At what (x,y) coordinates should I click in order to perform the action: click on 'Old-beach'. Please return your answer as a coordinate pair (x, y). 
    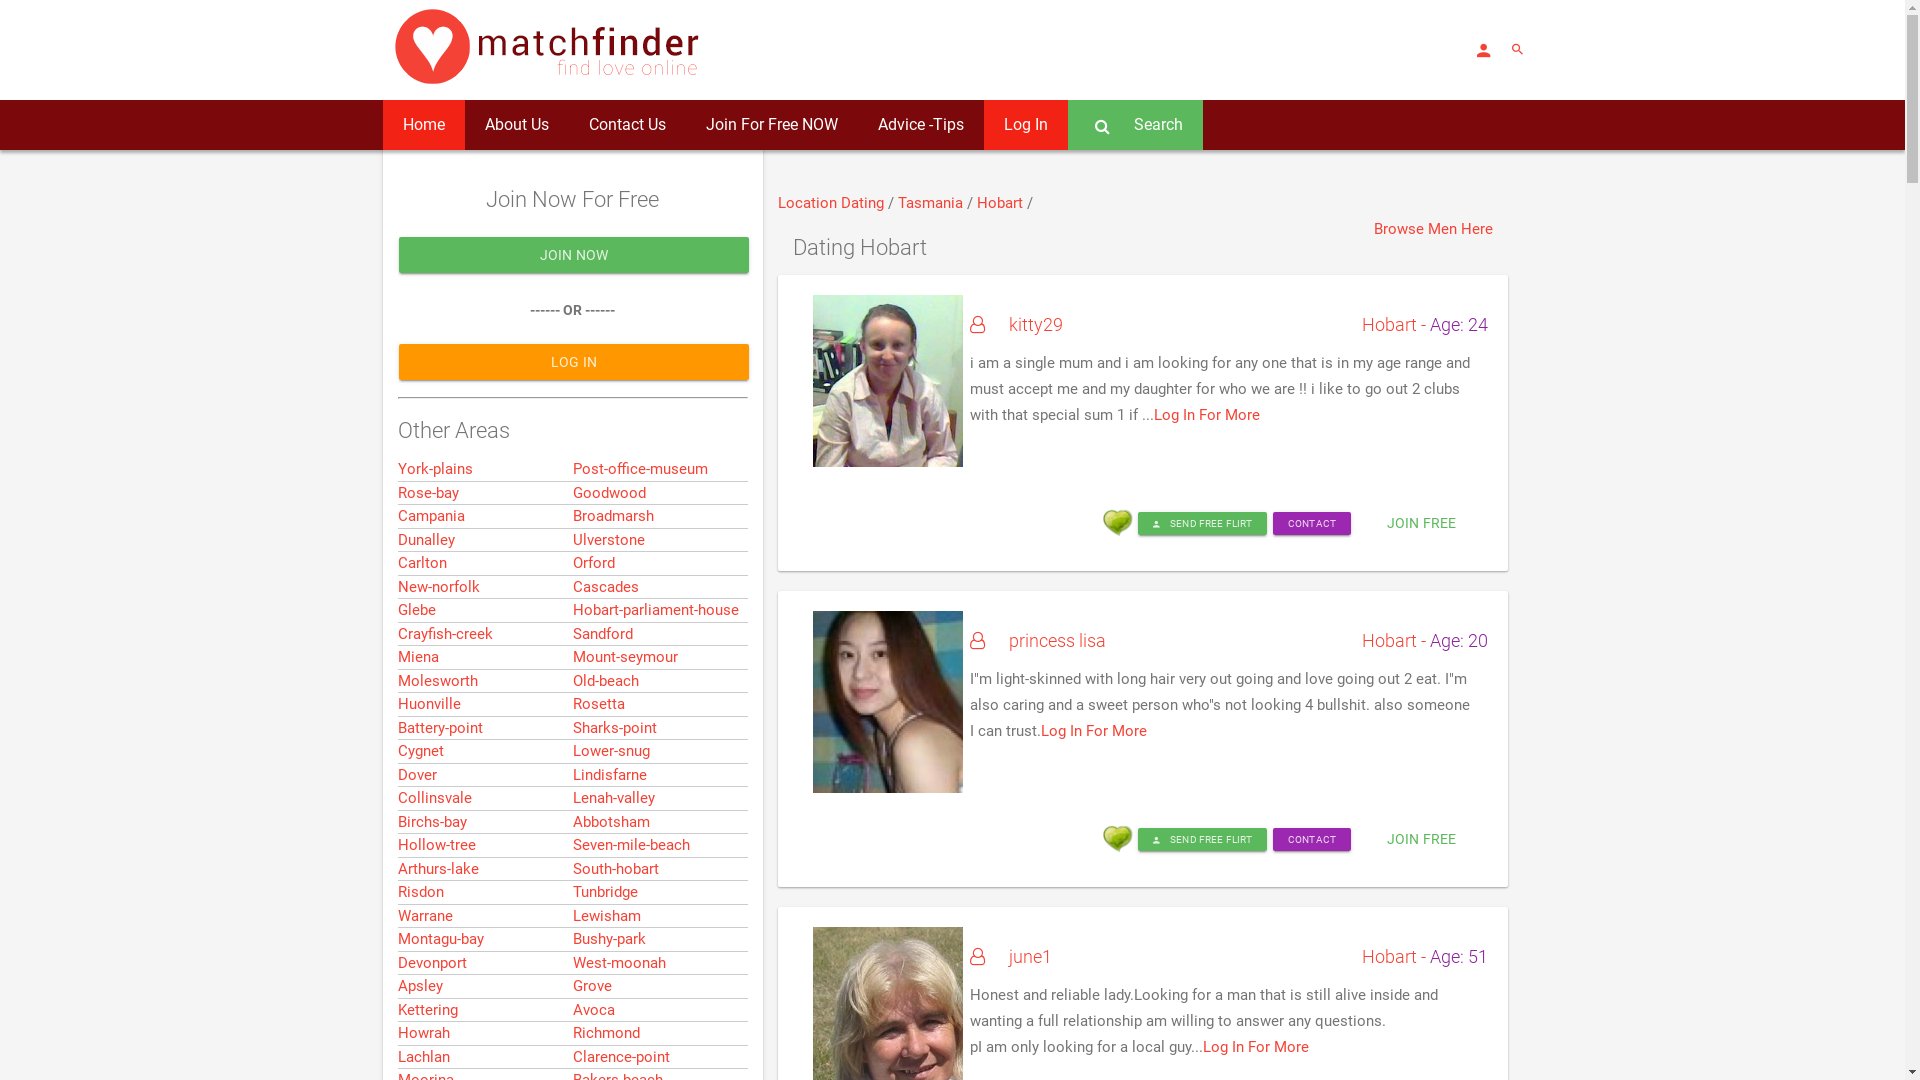
    Looking at the image, I should click on (603, 680).